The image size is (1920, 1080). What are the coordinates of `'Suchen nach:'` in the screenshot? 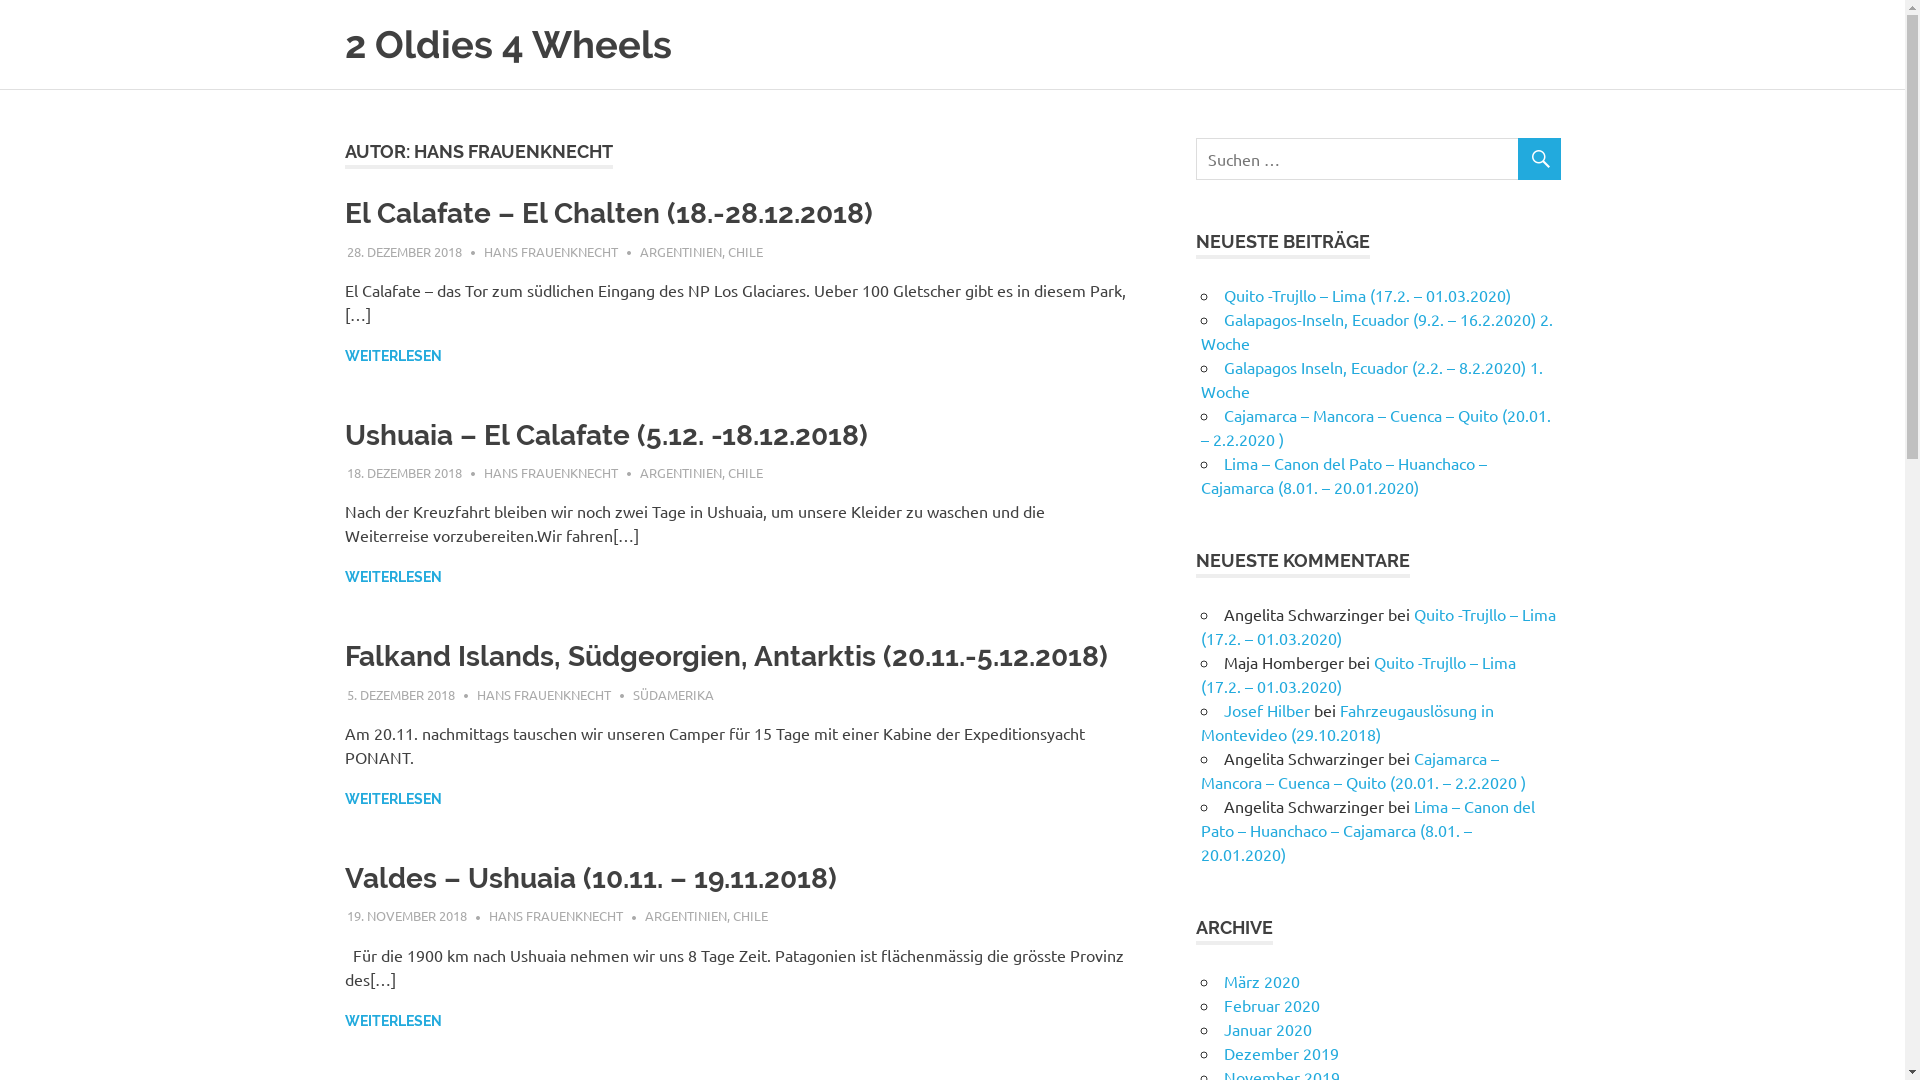 It's located at (1377, 157).